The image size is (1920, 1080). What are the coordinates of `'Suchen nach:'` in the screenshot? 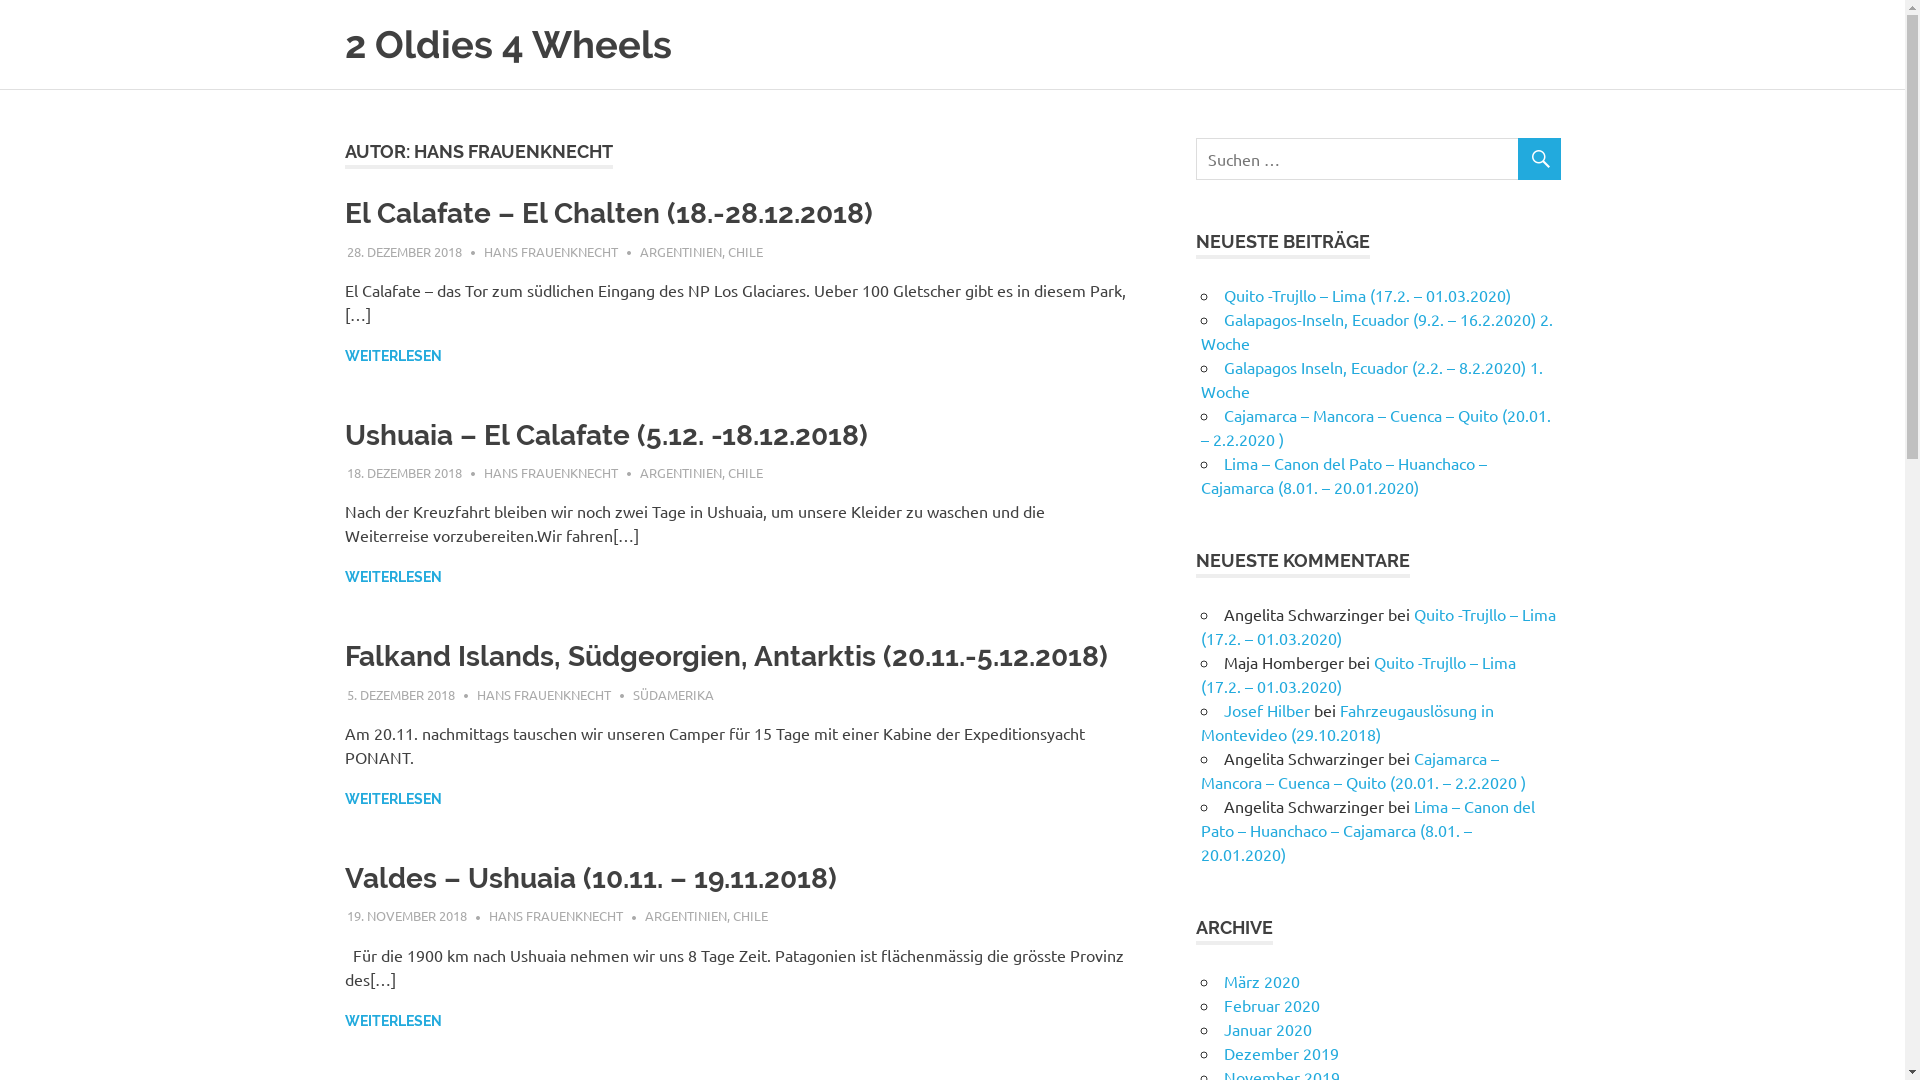 It's located at (1377, 157).